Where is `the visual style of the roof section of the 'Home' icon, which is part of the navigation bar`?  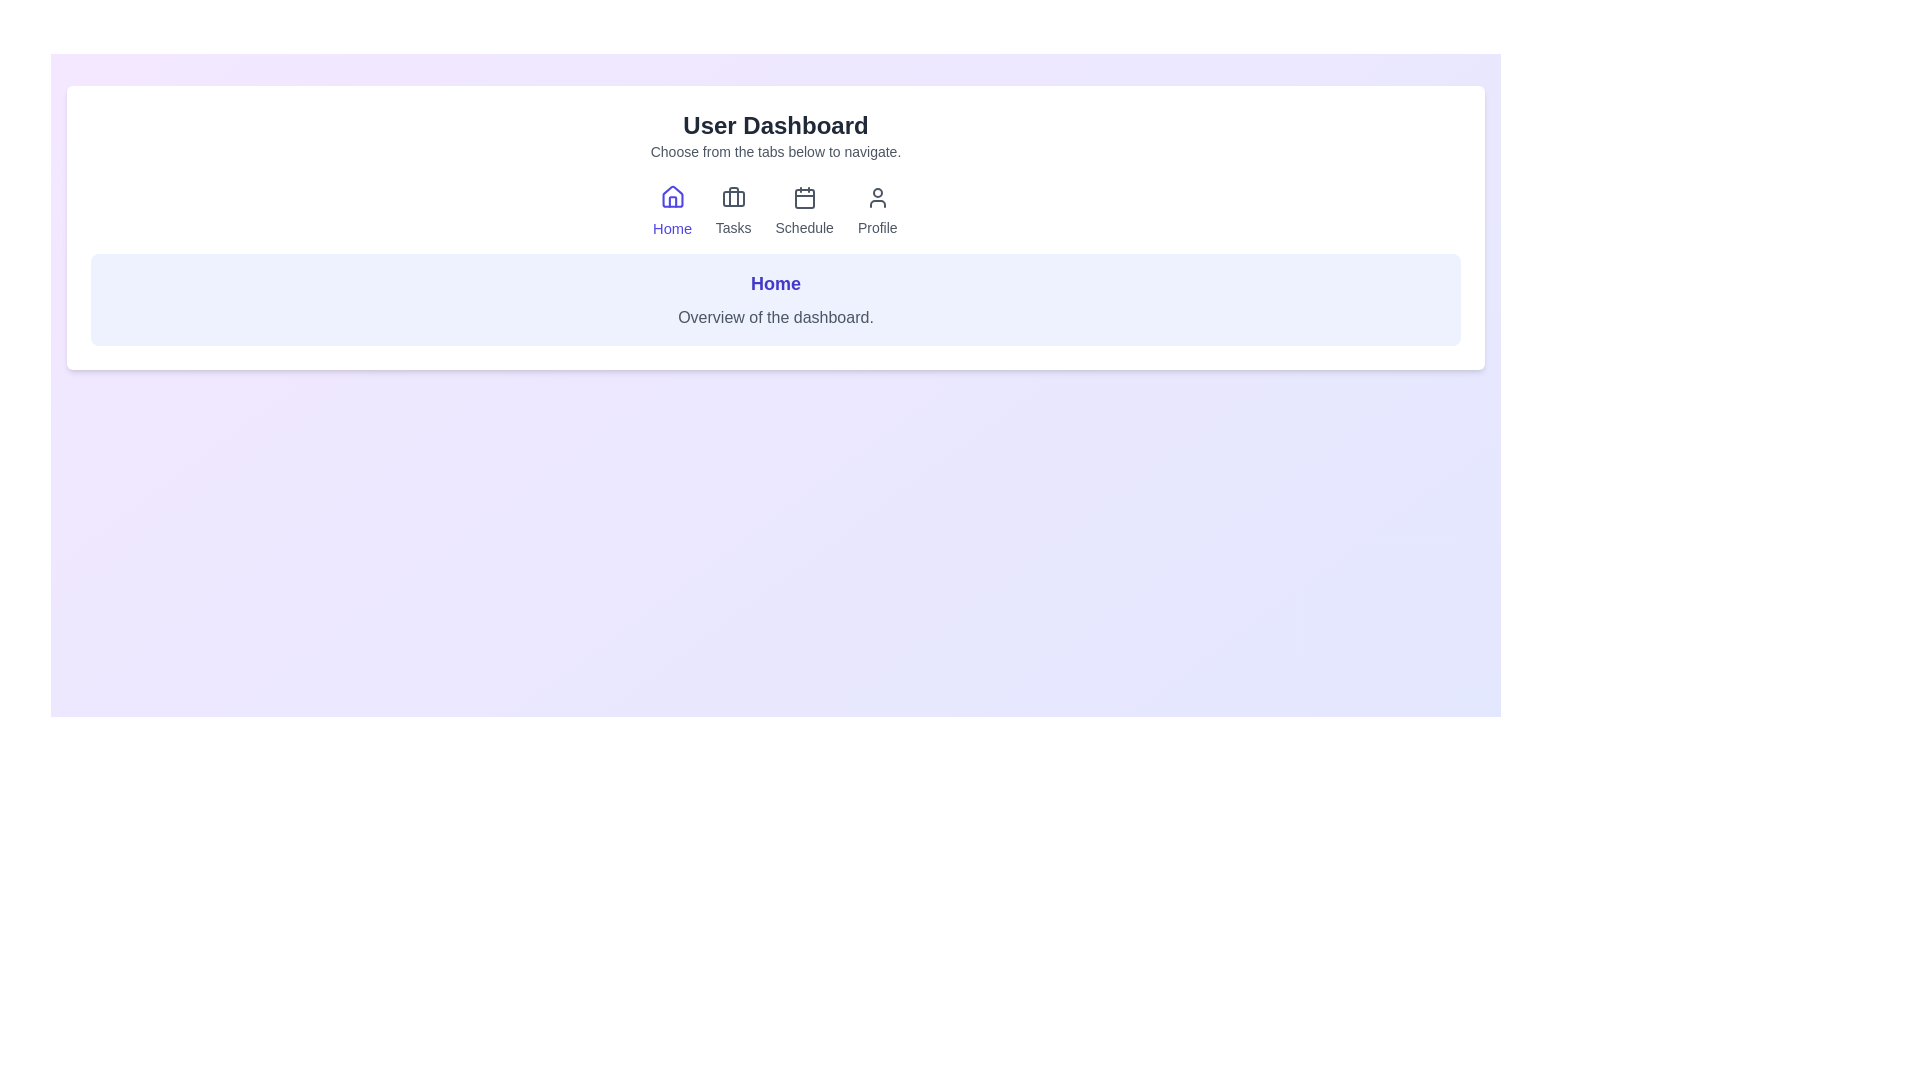 the visual style of the roof section of the 'Home' icon, which is part of the navigation bar is located at coordinates (672, 196).